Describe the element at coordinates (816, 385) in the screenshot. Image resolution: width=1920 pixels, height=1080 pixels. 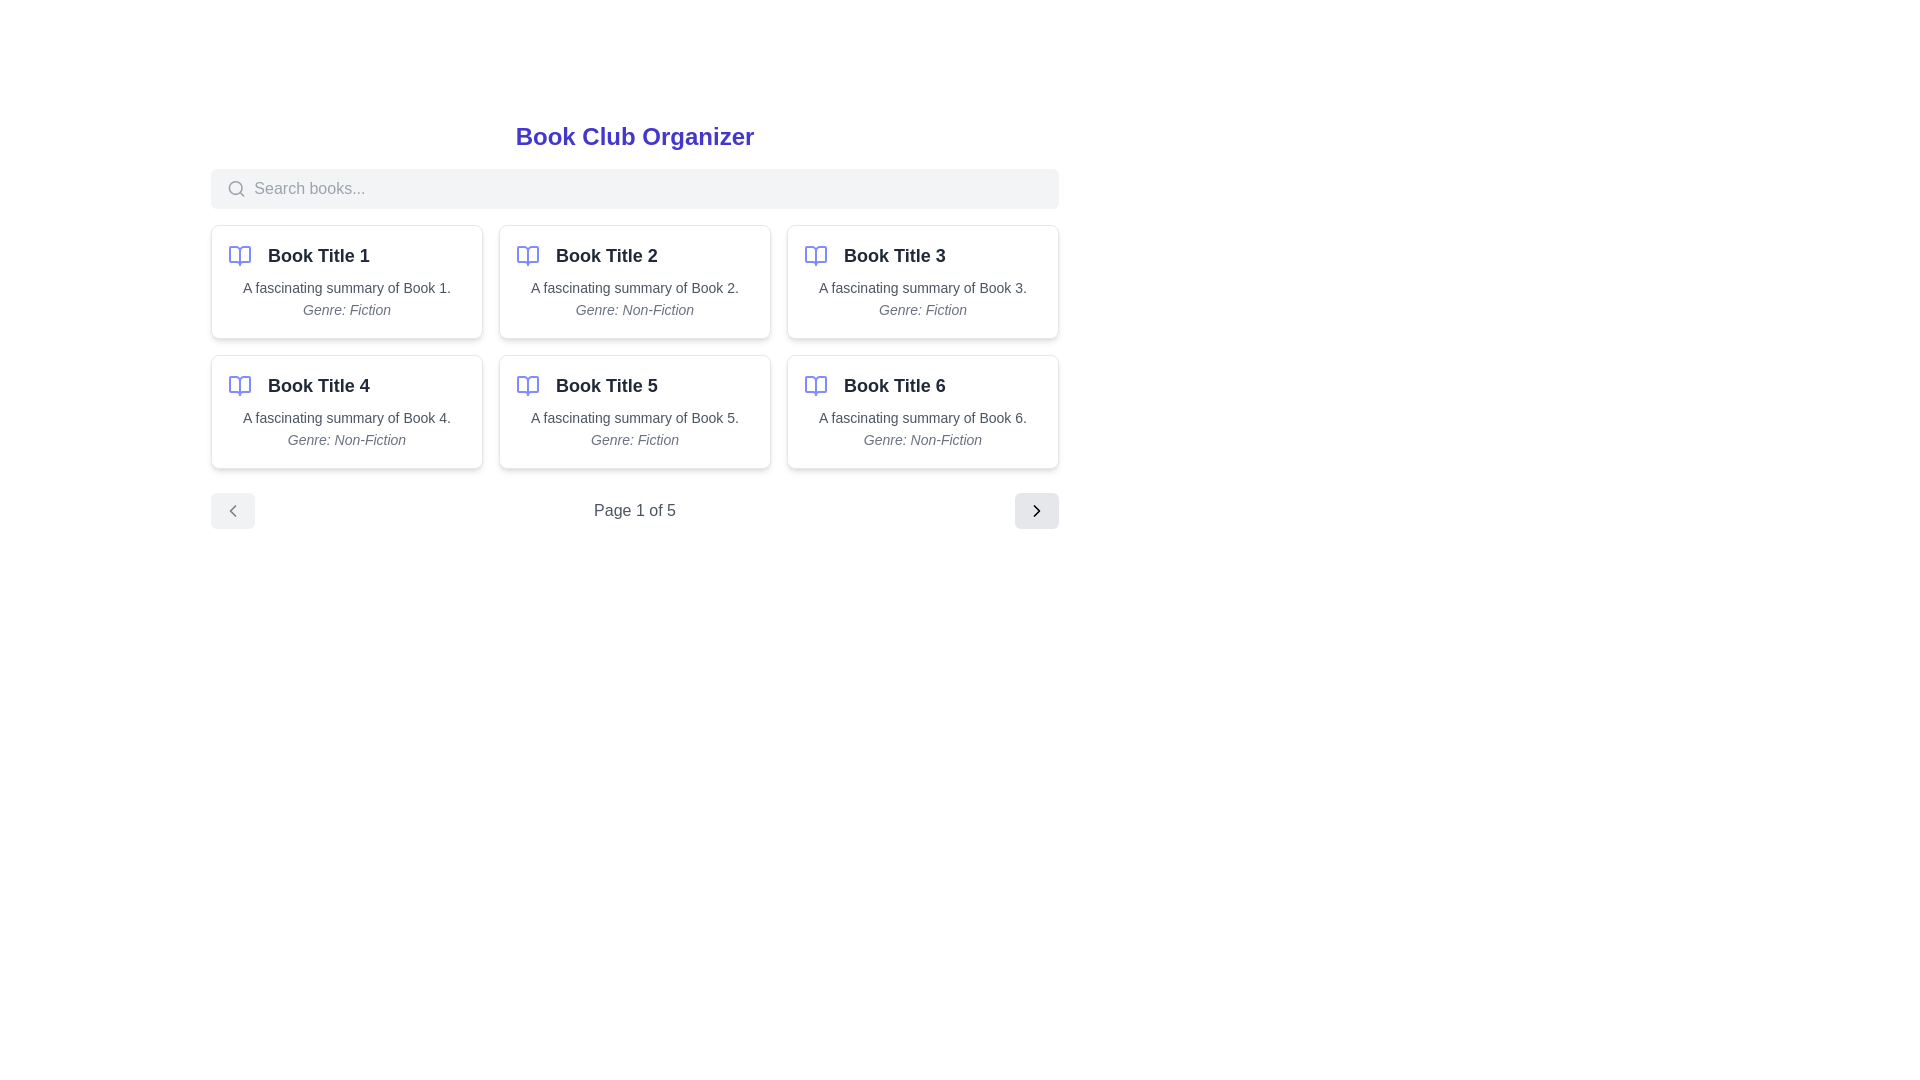
I see `the book icon located in the top-left section of the card for 'Book Title 6', which is positioned next` at that location.